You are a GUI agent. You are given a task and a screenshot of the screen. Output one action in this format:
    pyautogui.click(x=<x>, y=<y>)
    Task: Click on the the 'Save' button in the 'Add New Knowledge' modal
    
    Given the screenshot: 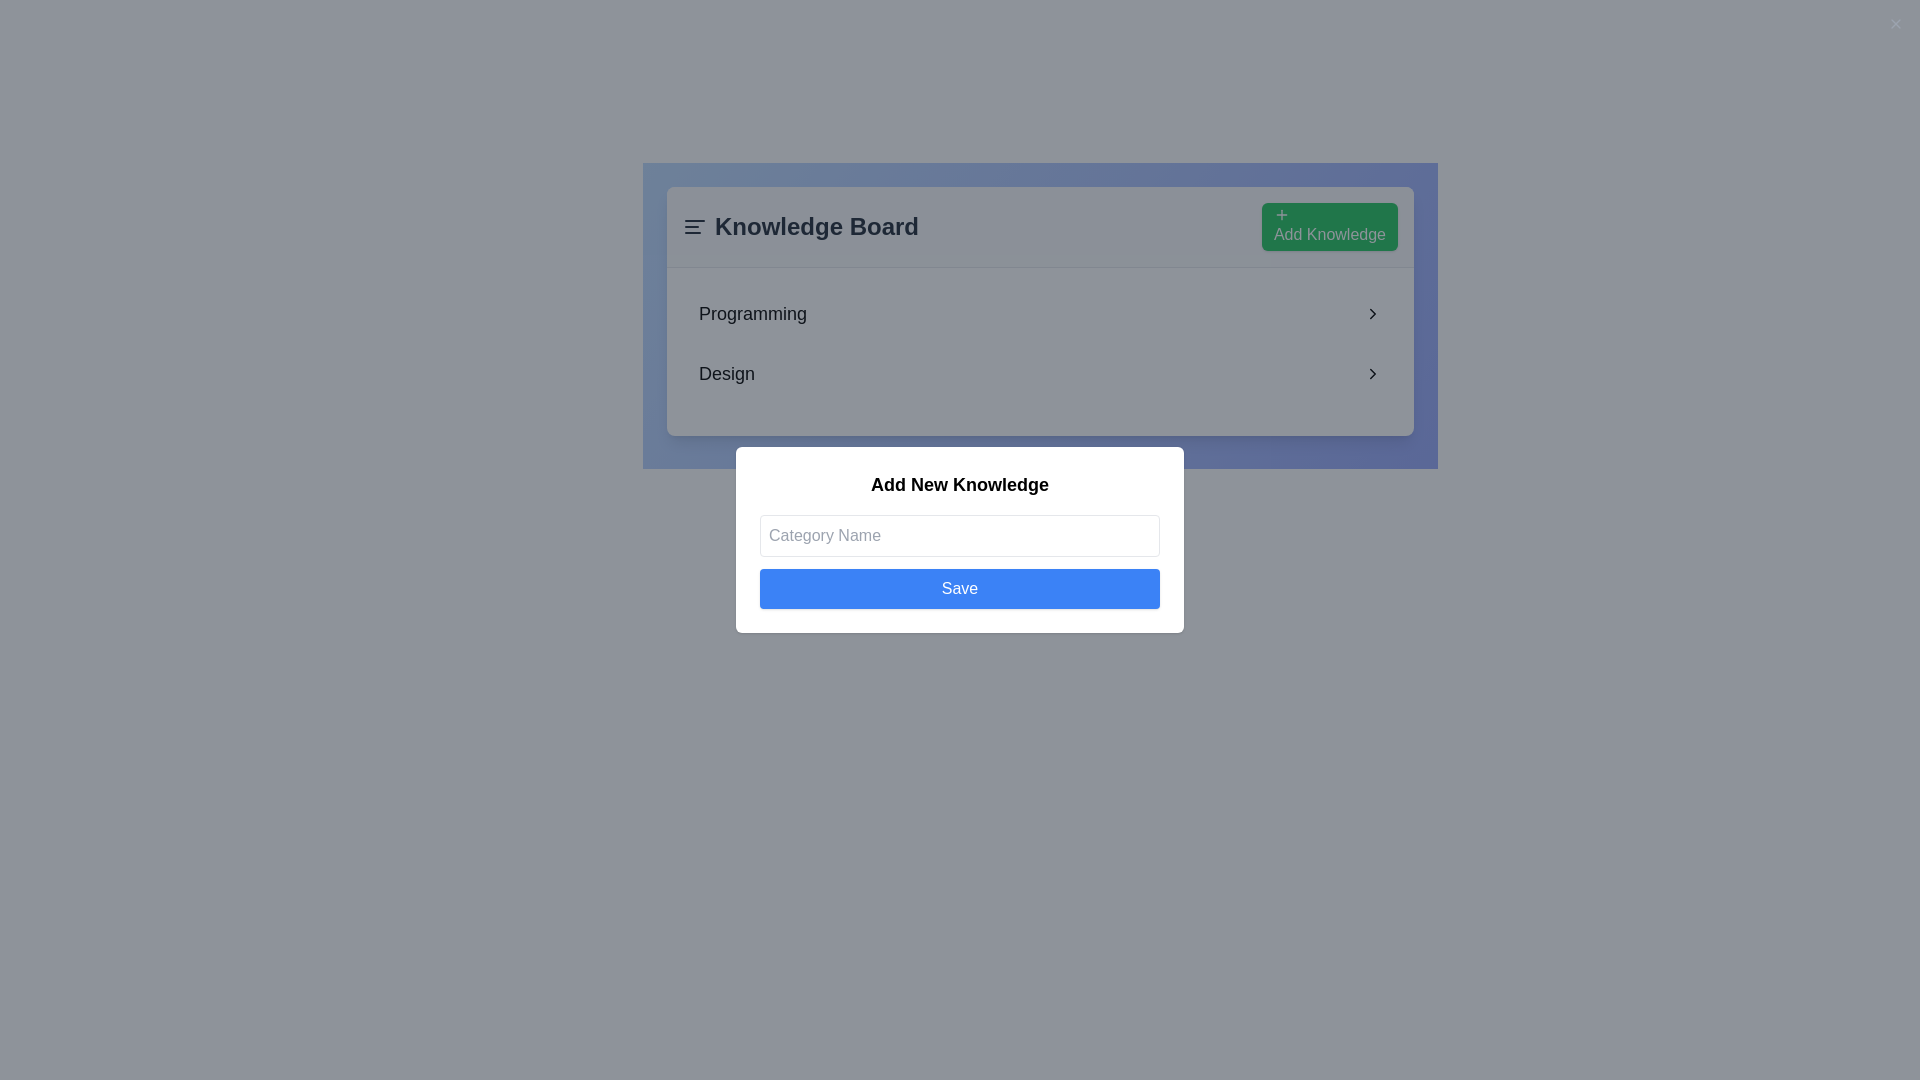 What is the action you would take?
    pyautogui.click(x=960, y=562)
    